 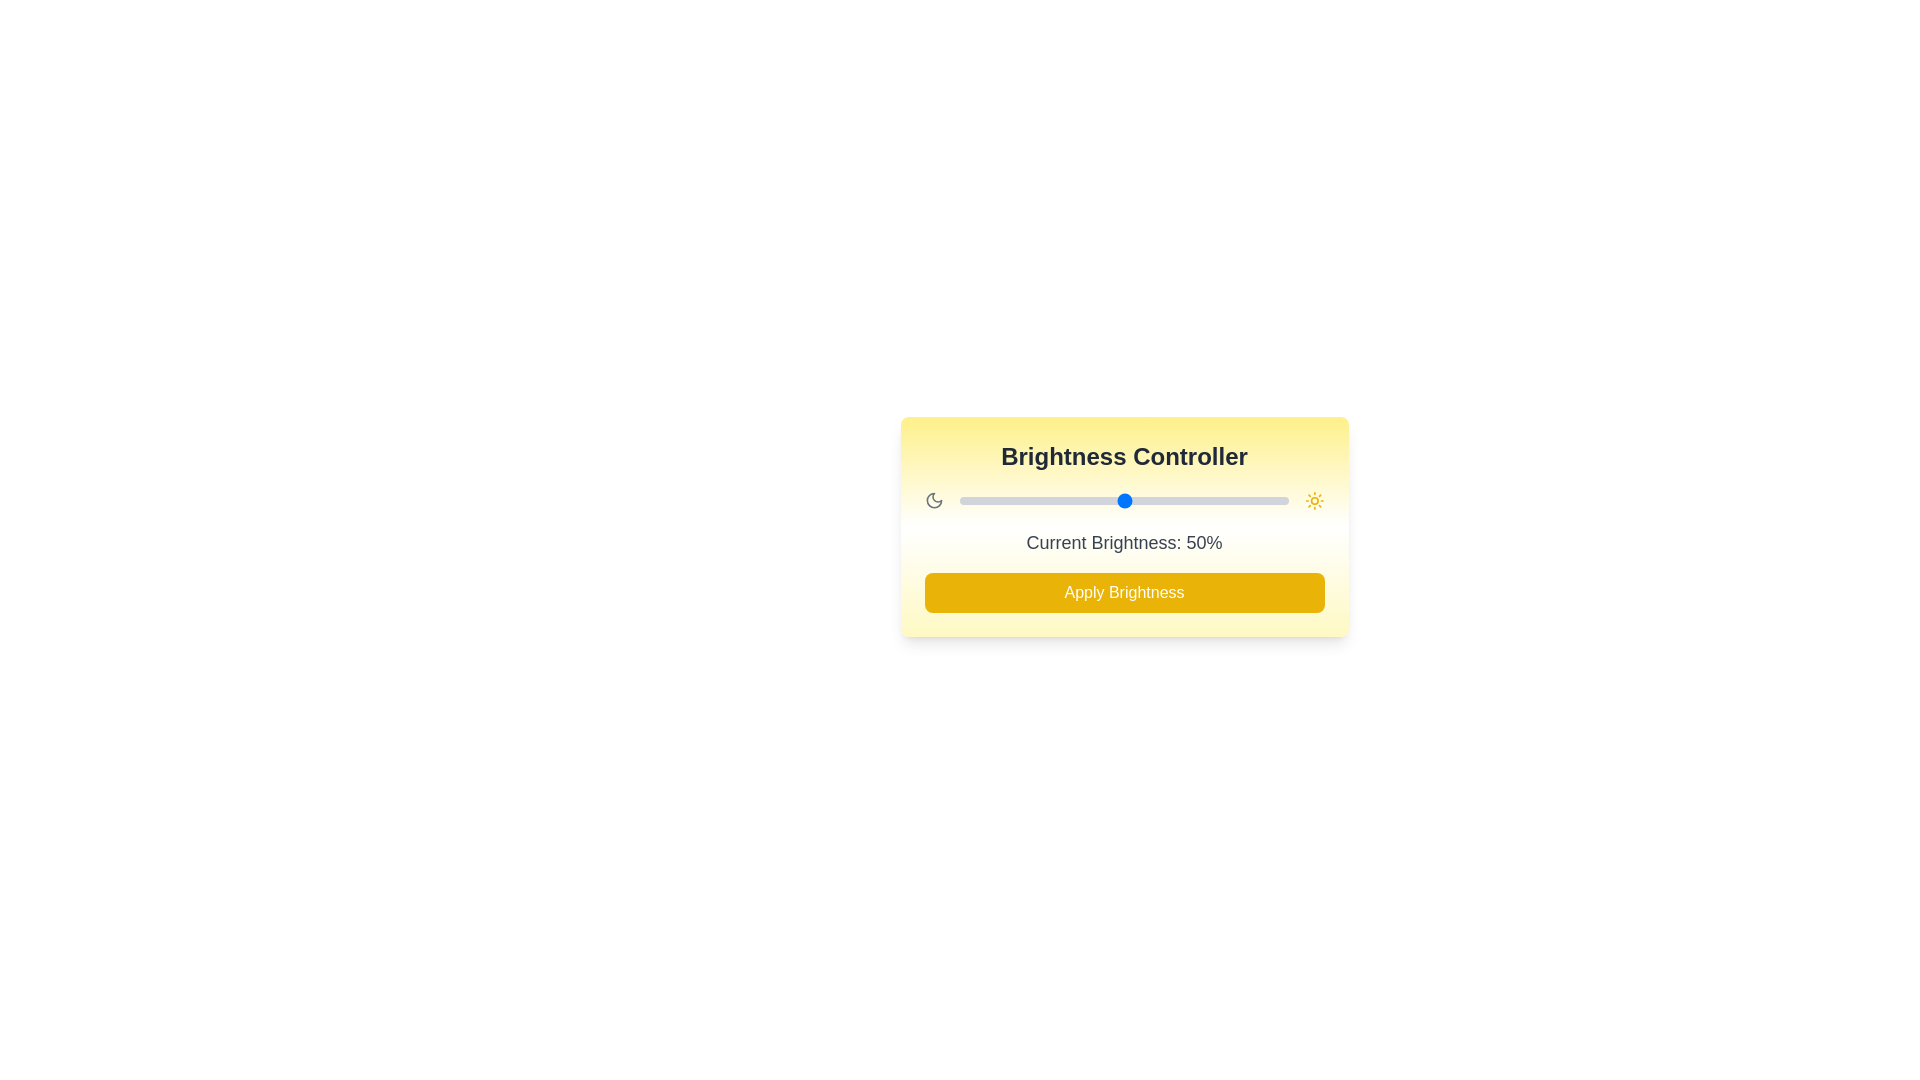 What do you see at coordinates (1186, 500) in the screenshot?
I see `the brightness slider to 69%` at bounding box center [1186, 500].